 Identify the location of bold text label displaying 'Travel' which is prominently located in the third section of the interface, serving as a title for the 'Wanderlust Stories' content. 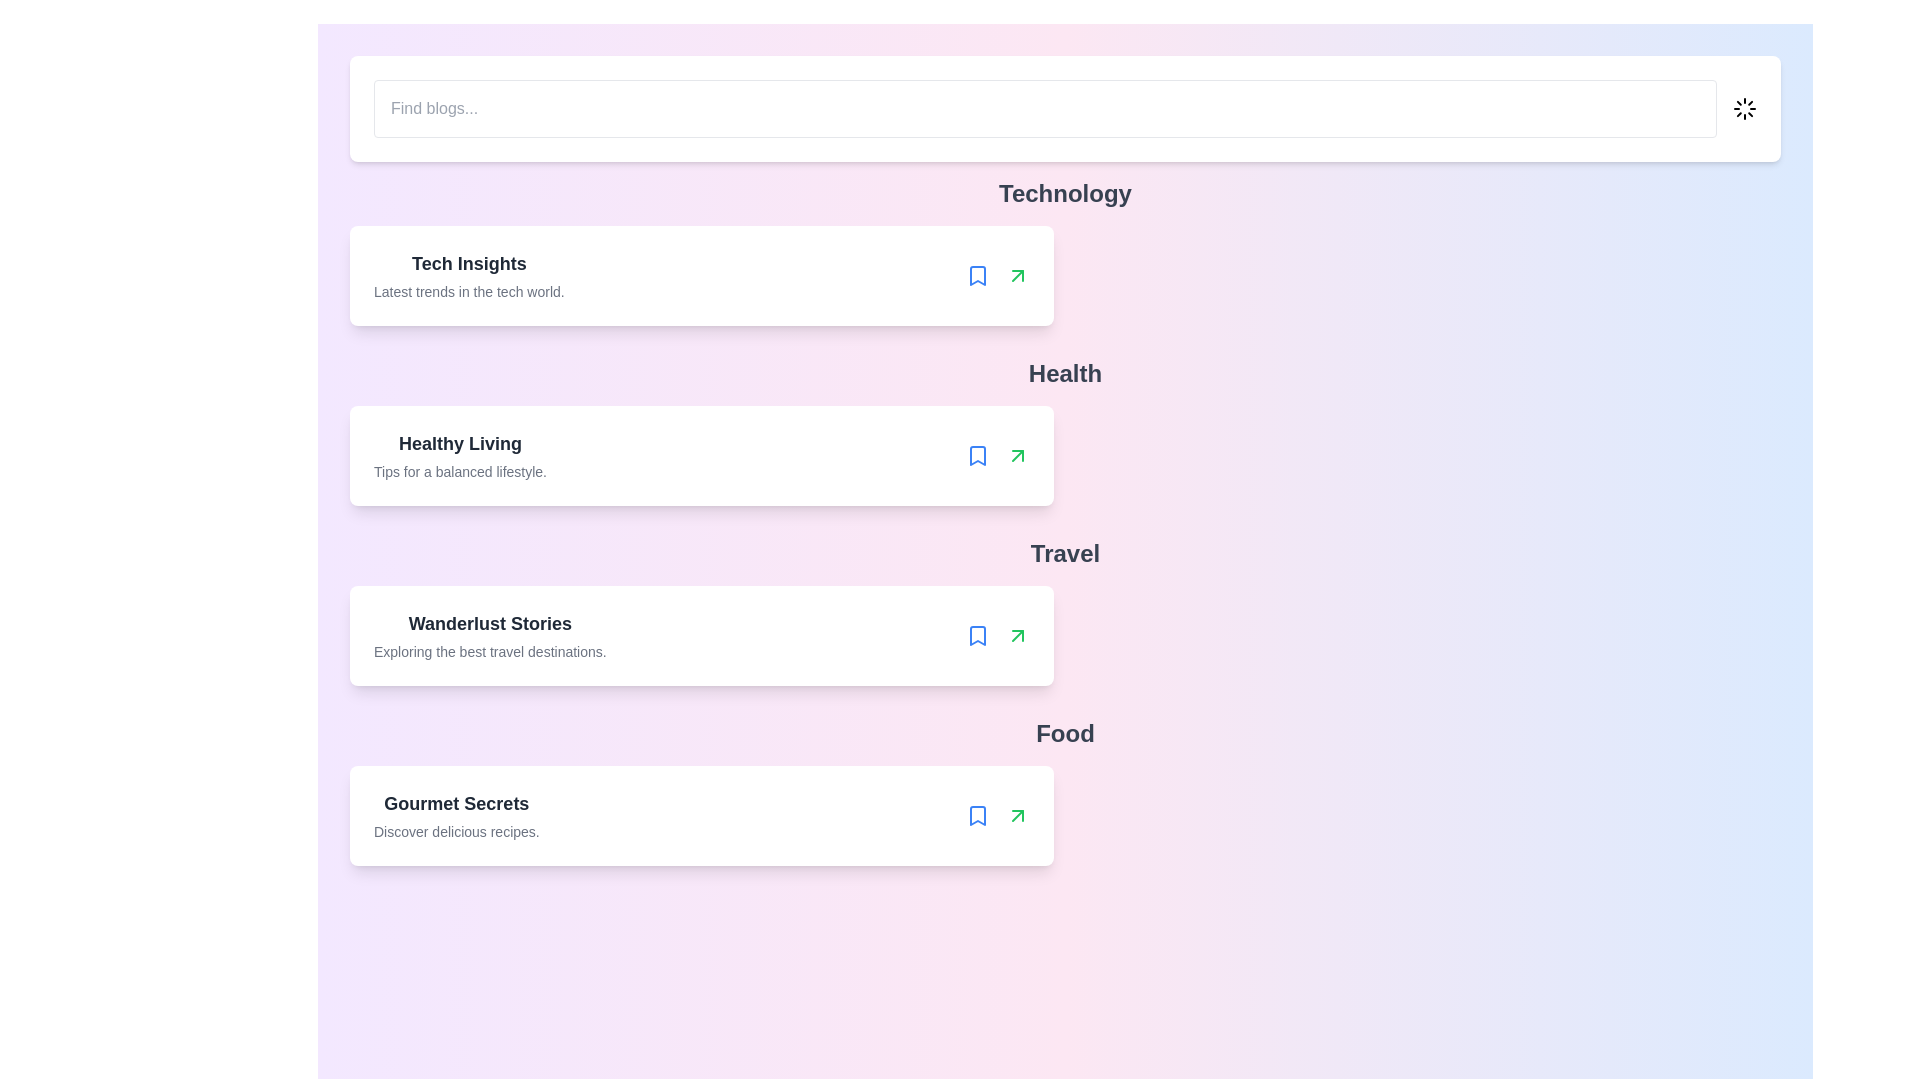
(1064, 554).